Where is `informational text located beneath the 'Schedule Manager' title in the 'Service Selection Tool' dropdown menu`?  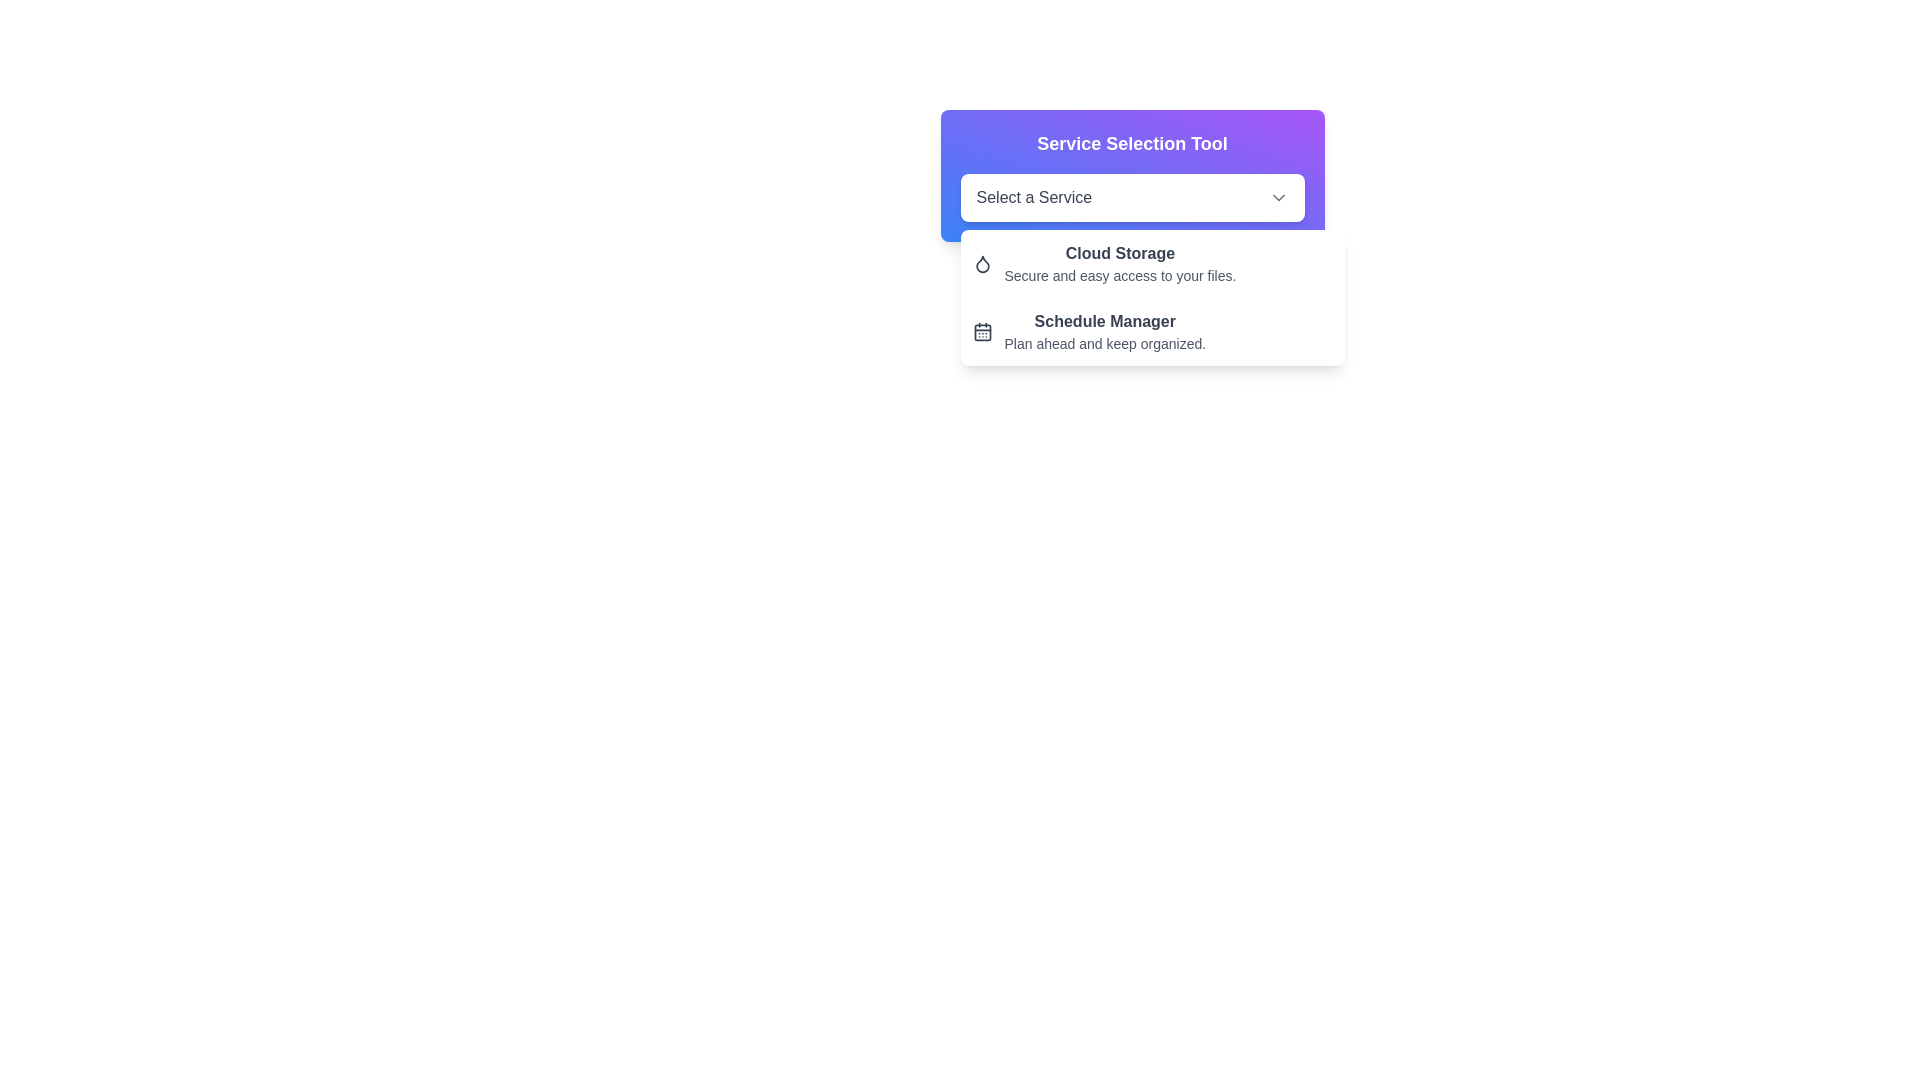 informational text located beneath the 'Schedule Manager' title in the 'Service Selection Tool' dropdown menu is located at coordinates (1104, 342).